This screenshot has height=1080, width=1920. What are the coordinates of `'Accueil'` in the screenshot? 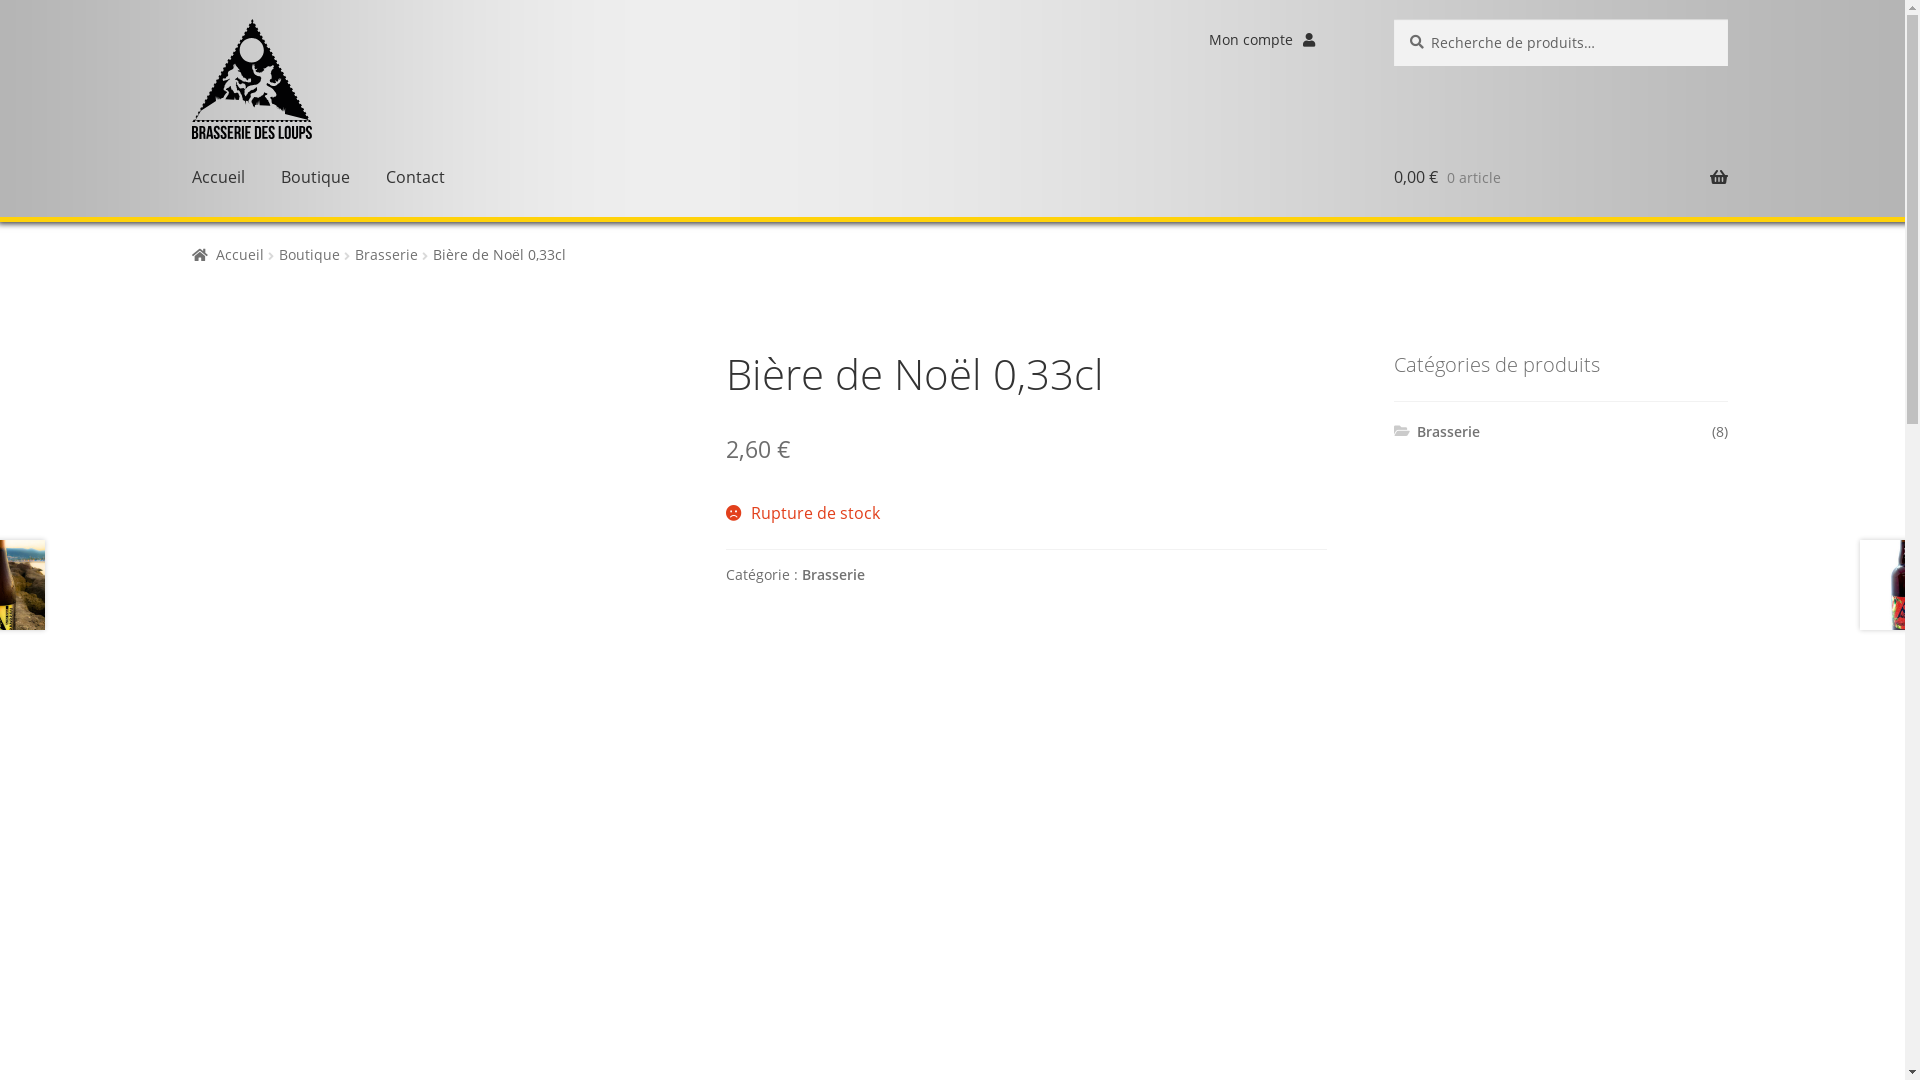 It's located at (218, 176).